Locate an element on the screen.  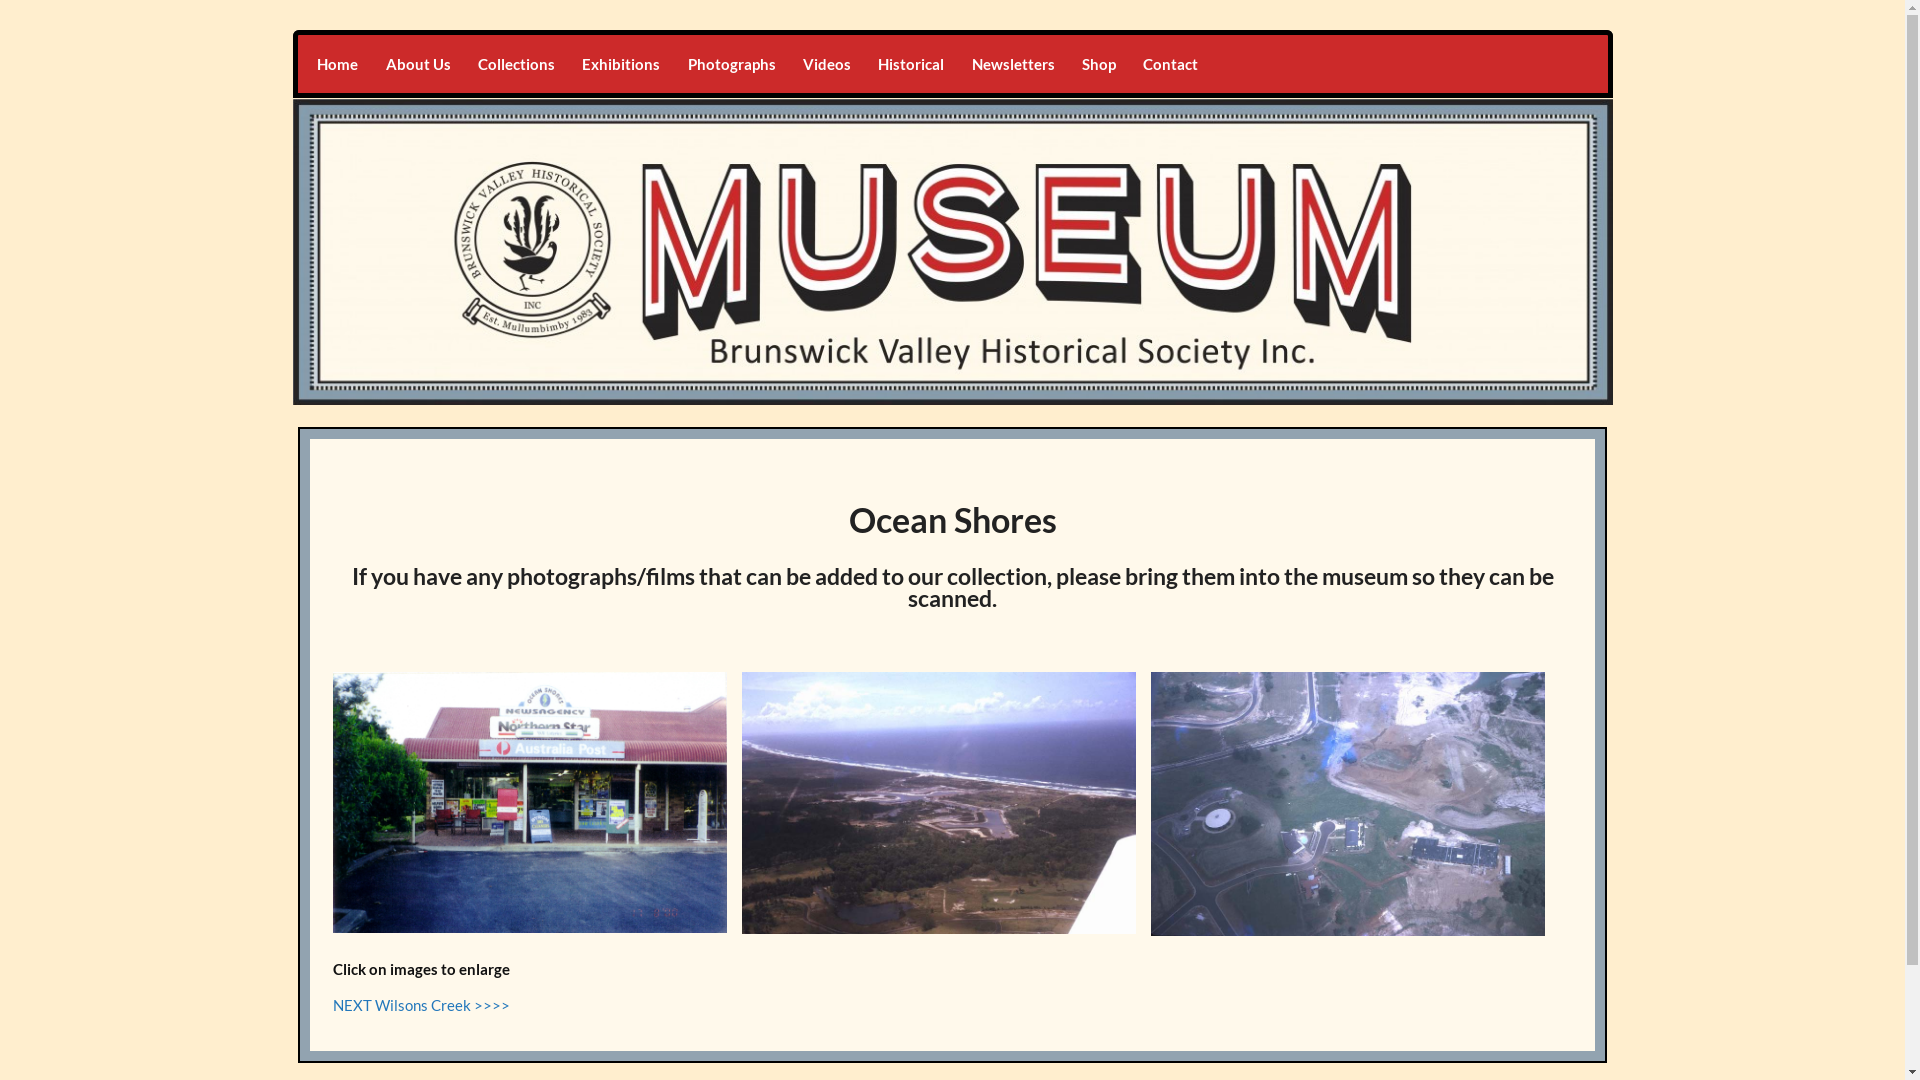
'Newsletters' is located at coordinates (1012, 63).